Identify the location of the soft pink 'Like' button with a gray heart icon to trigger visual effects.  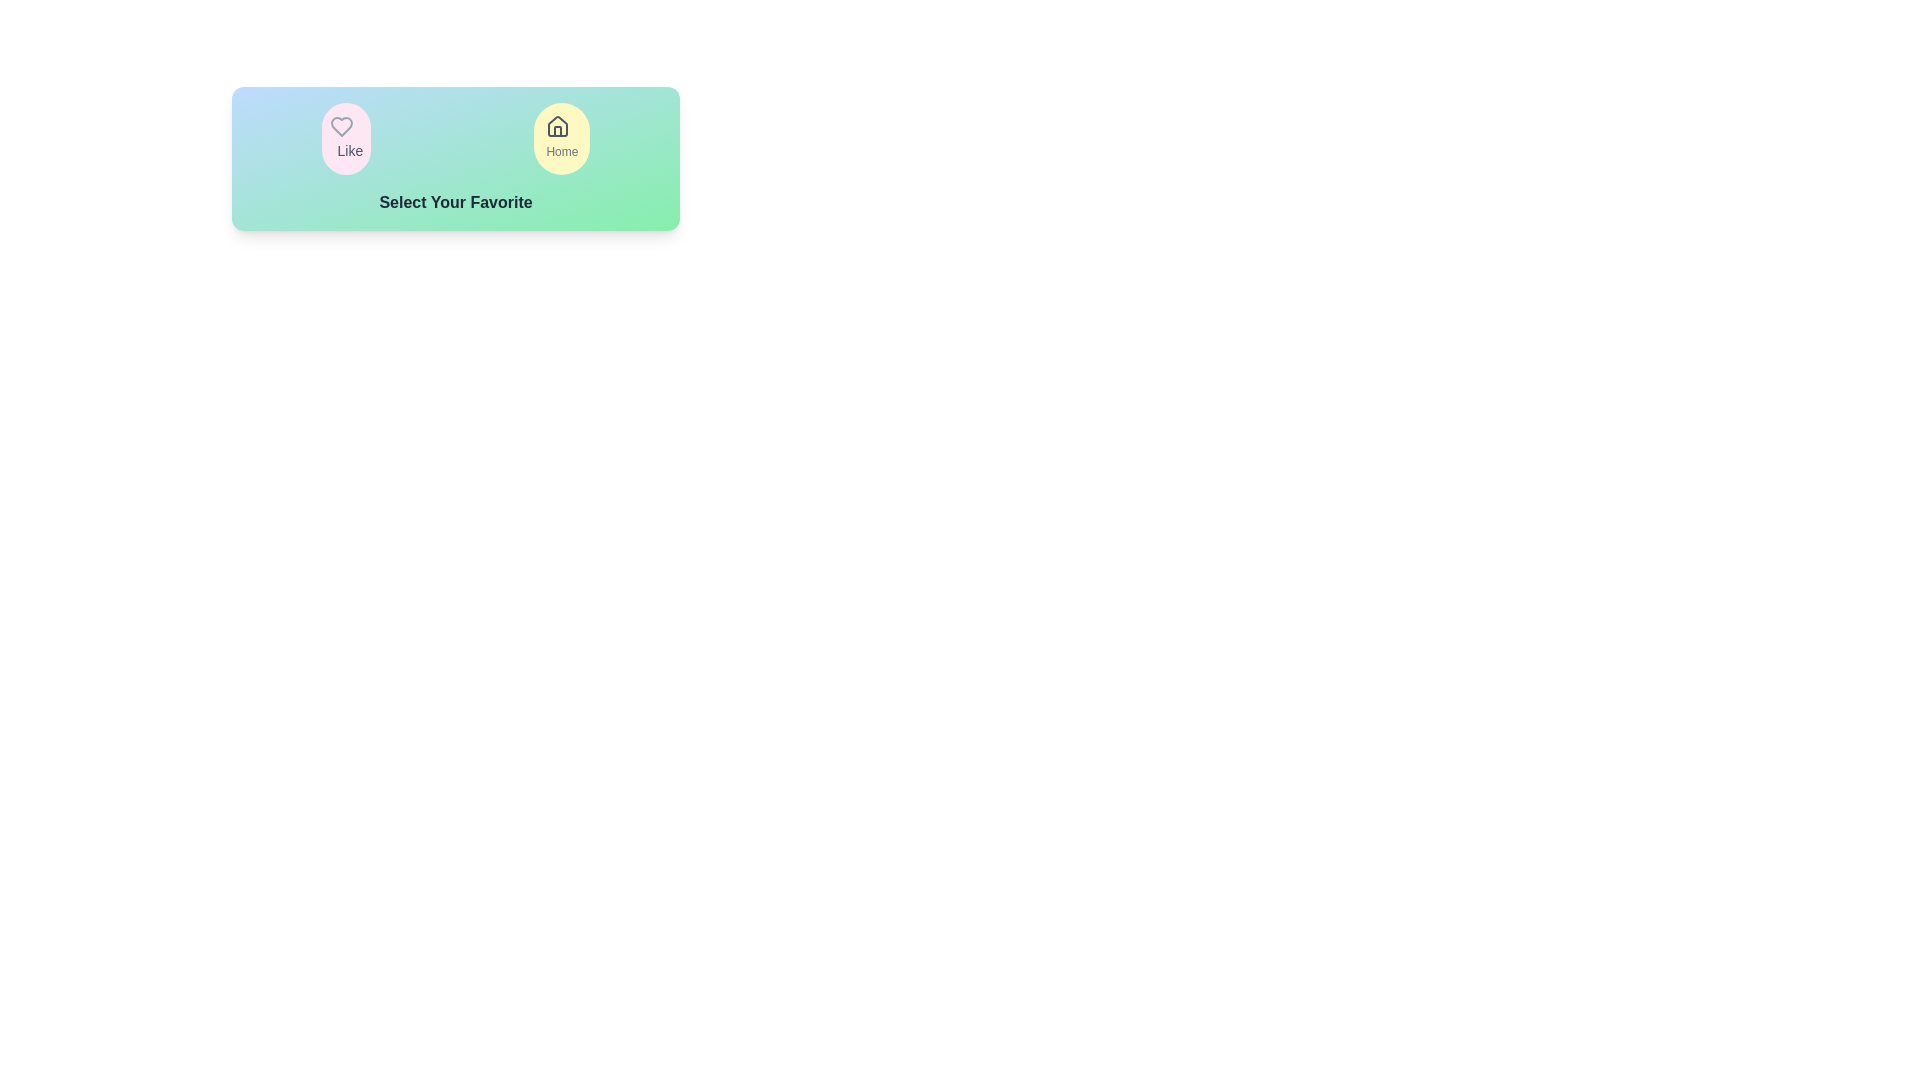
(346, 137).